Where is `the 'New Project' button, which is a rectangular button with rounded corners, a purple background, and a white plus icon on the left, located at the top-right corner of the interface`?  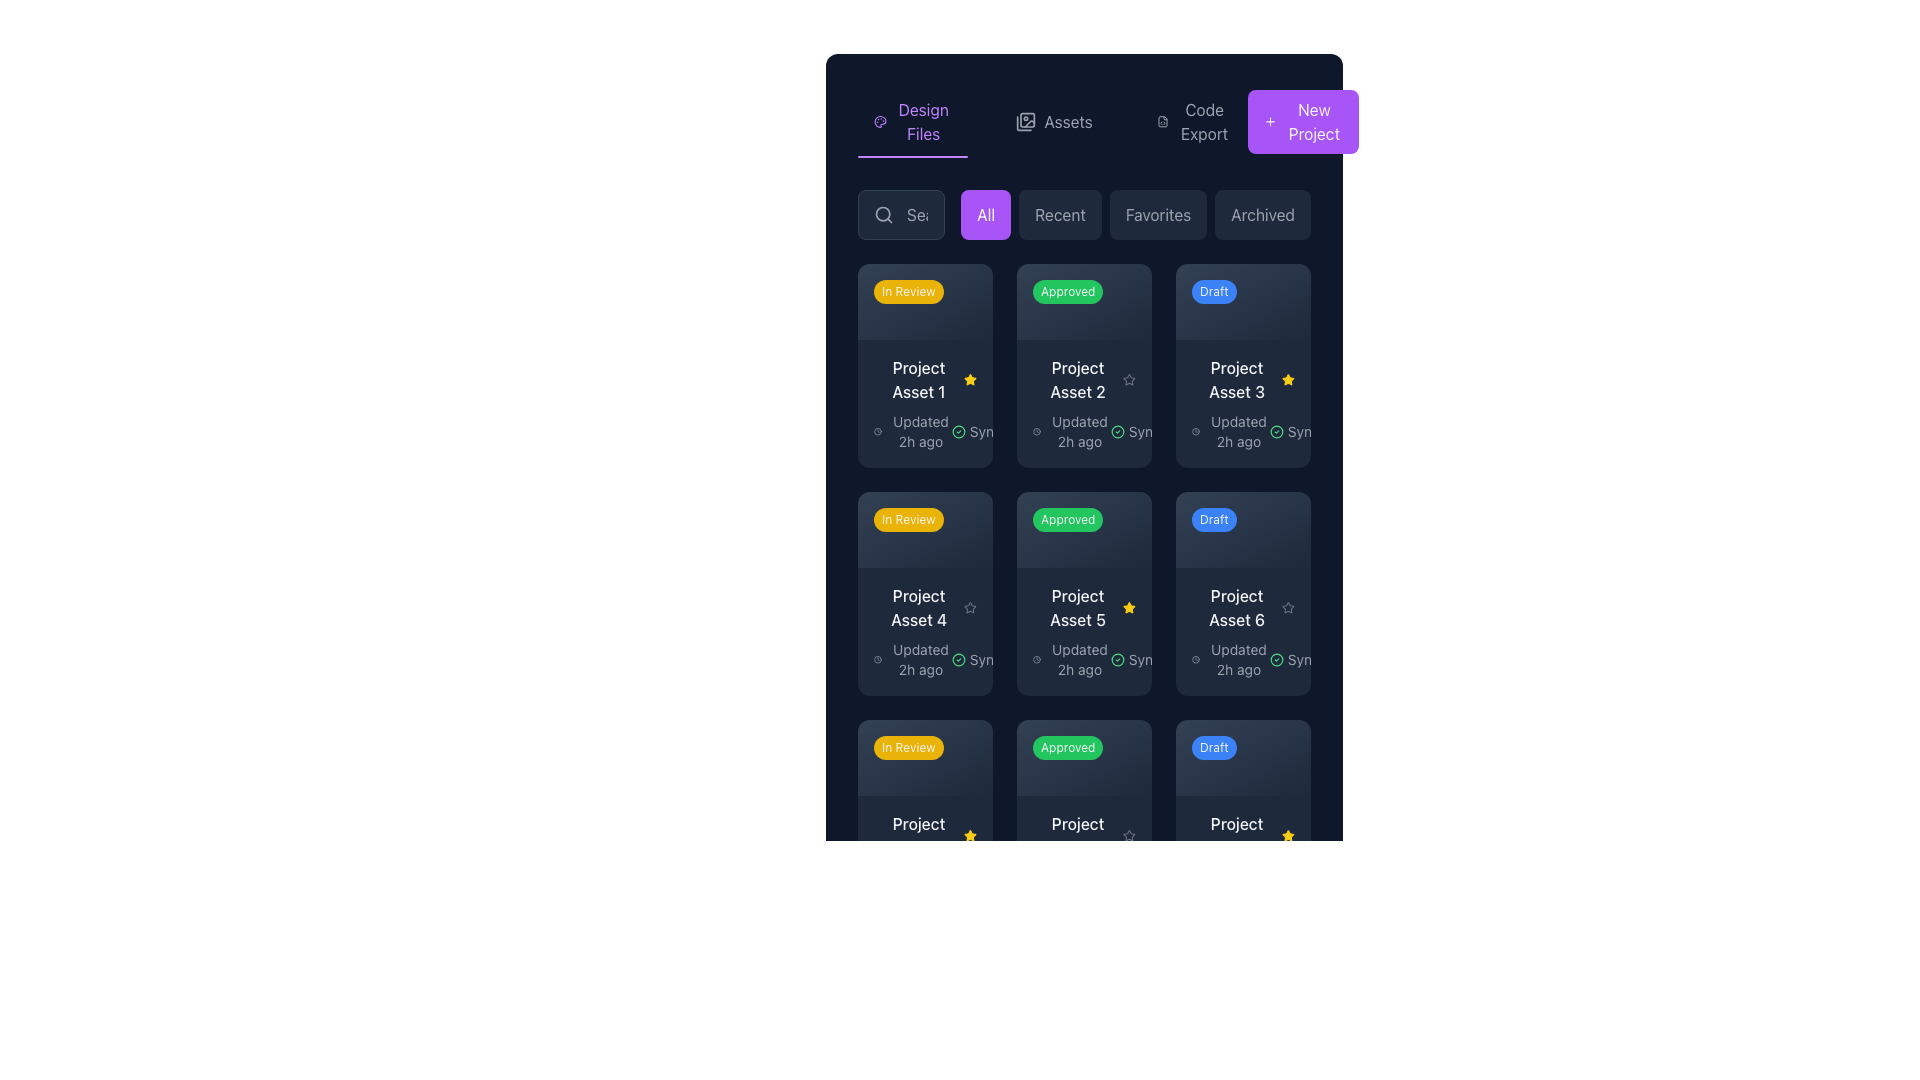
the 'New Project' button, which is a rectangular button with rounded corners, a purple background, and a white plus icon on the left, located at the top-right corner of the interface is located at coordinates (1303, 122).